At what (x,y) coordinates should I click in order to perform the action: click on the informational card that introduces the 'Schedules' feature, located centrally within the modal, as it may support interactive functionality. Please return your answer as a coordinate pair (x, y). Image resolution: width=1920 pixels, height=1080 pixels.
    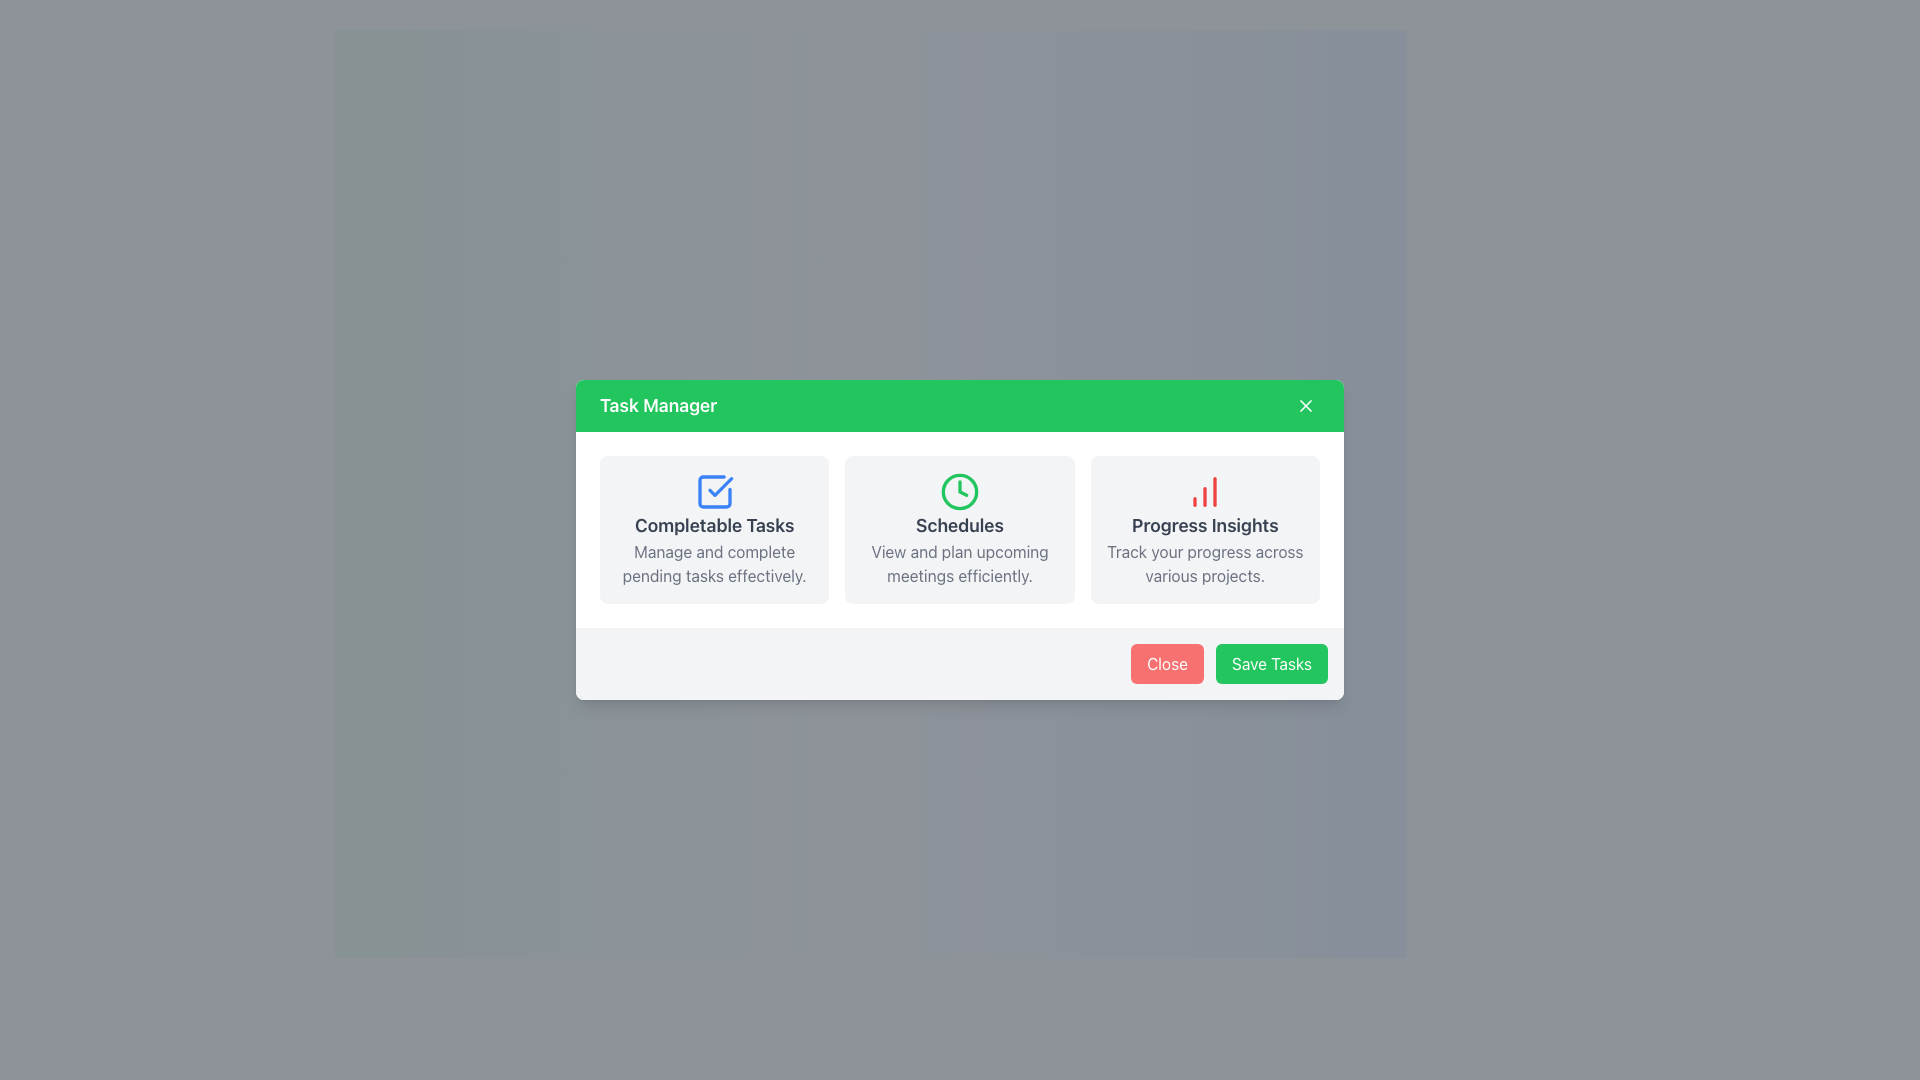
    Looking at the image, I should click on (960, 528).